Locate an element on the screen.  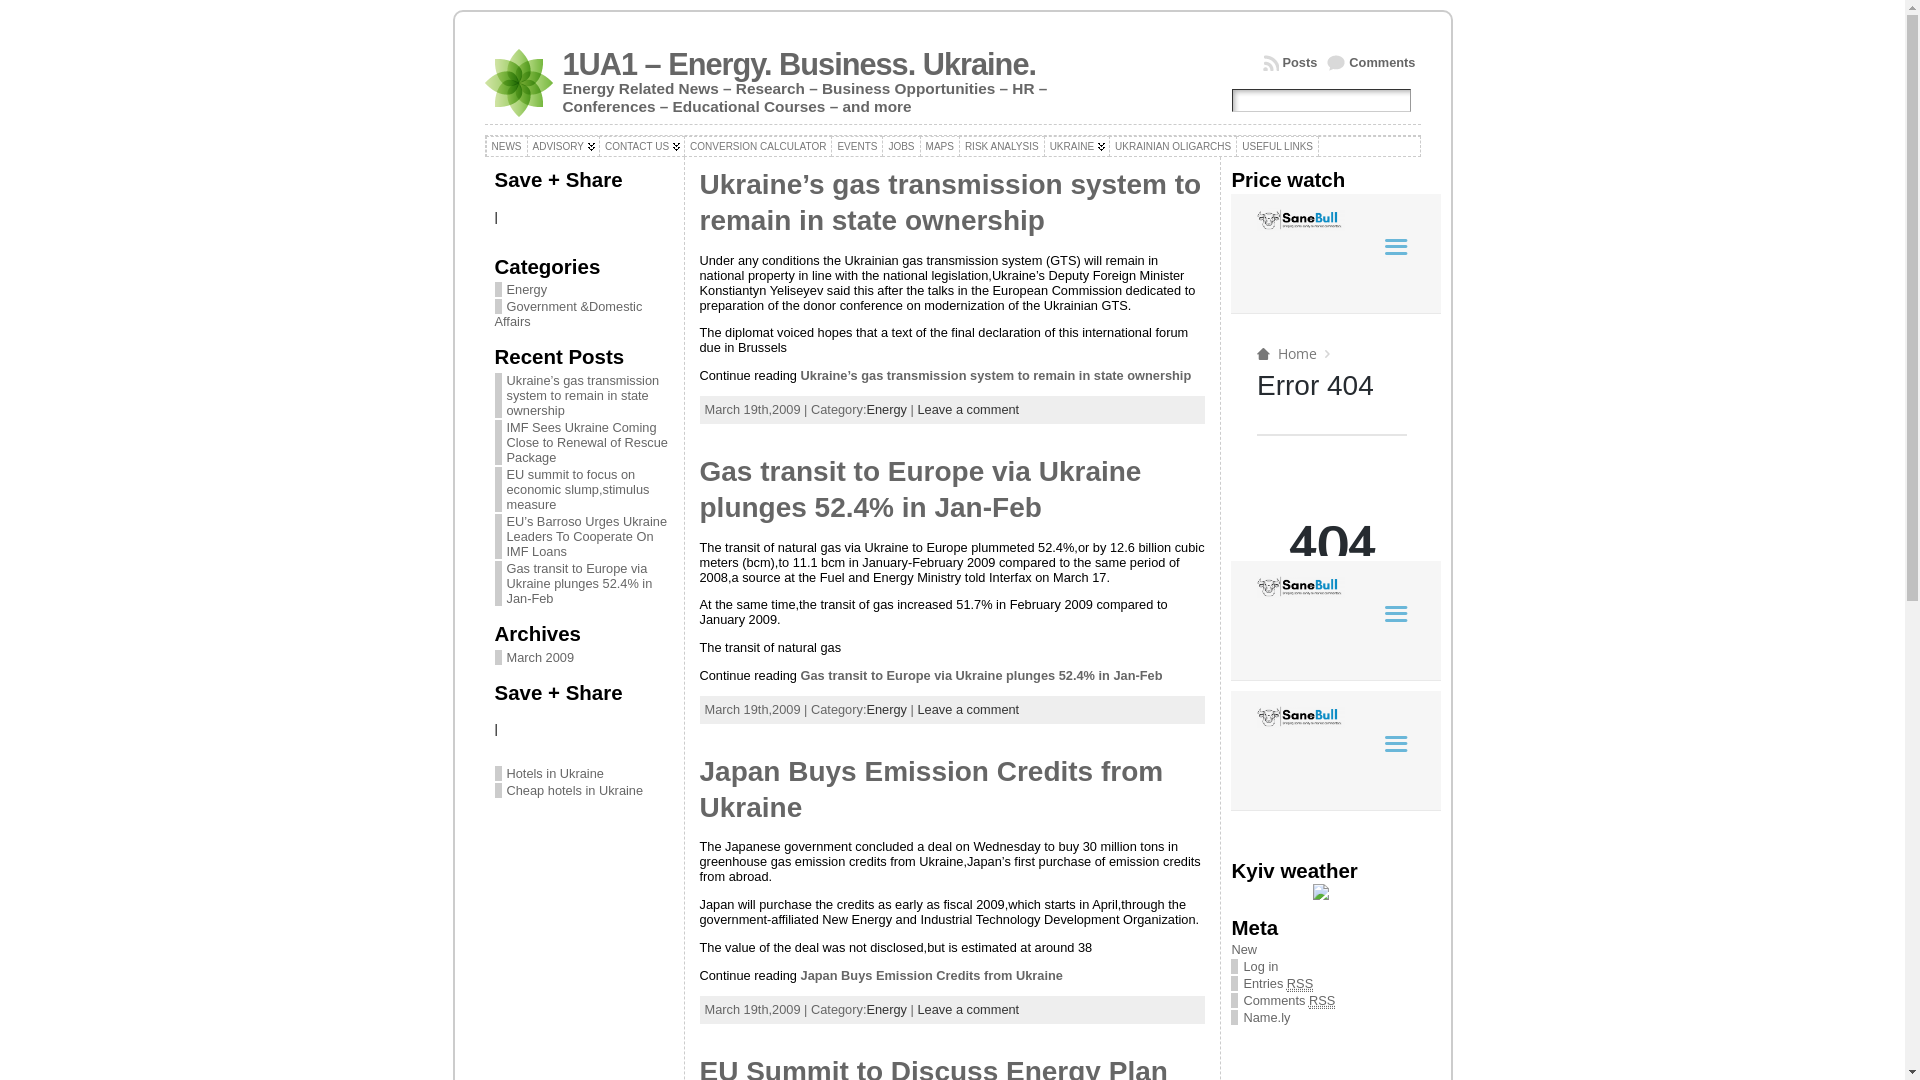
'Name.ly' is located at coordinates (1265, 1017).